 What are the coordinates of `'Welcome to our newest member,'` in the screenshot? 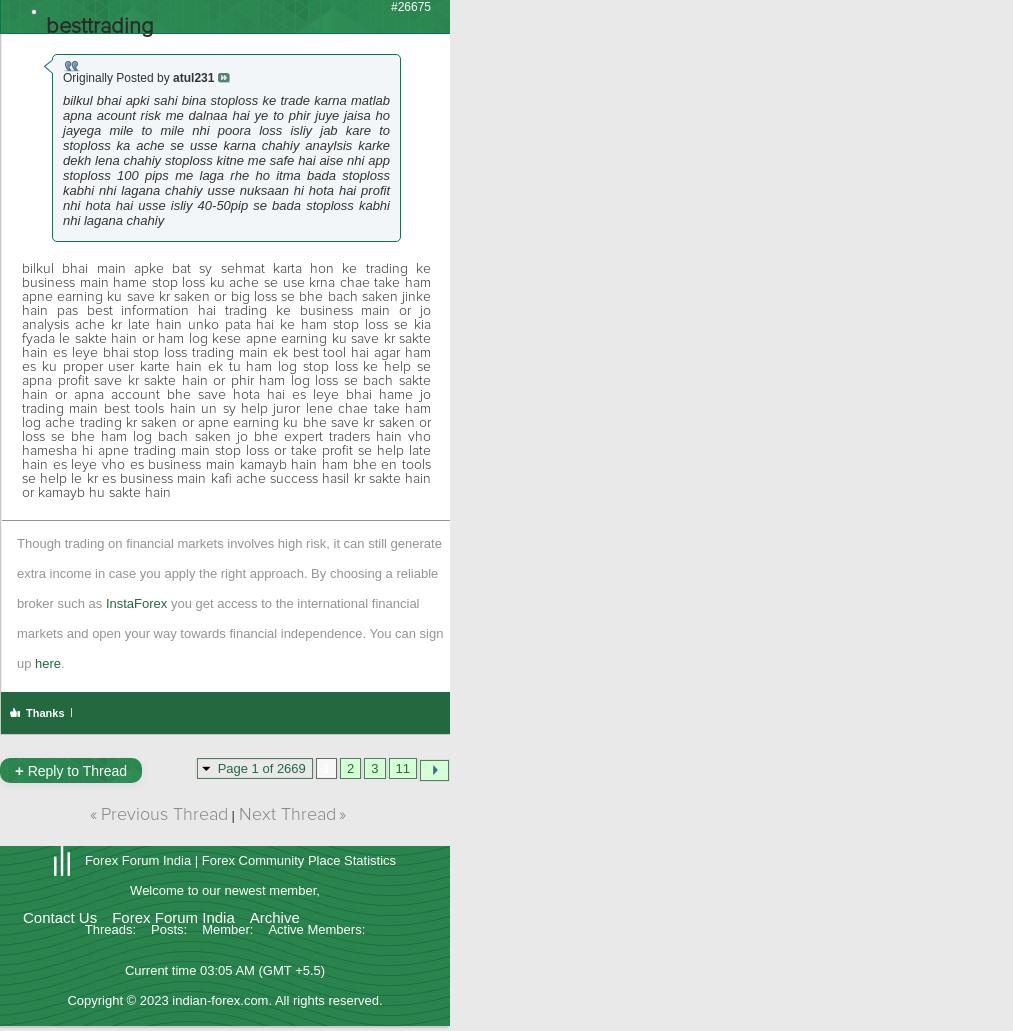 It's located at (223, 890).